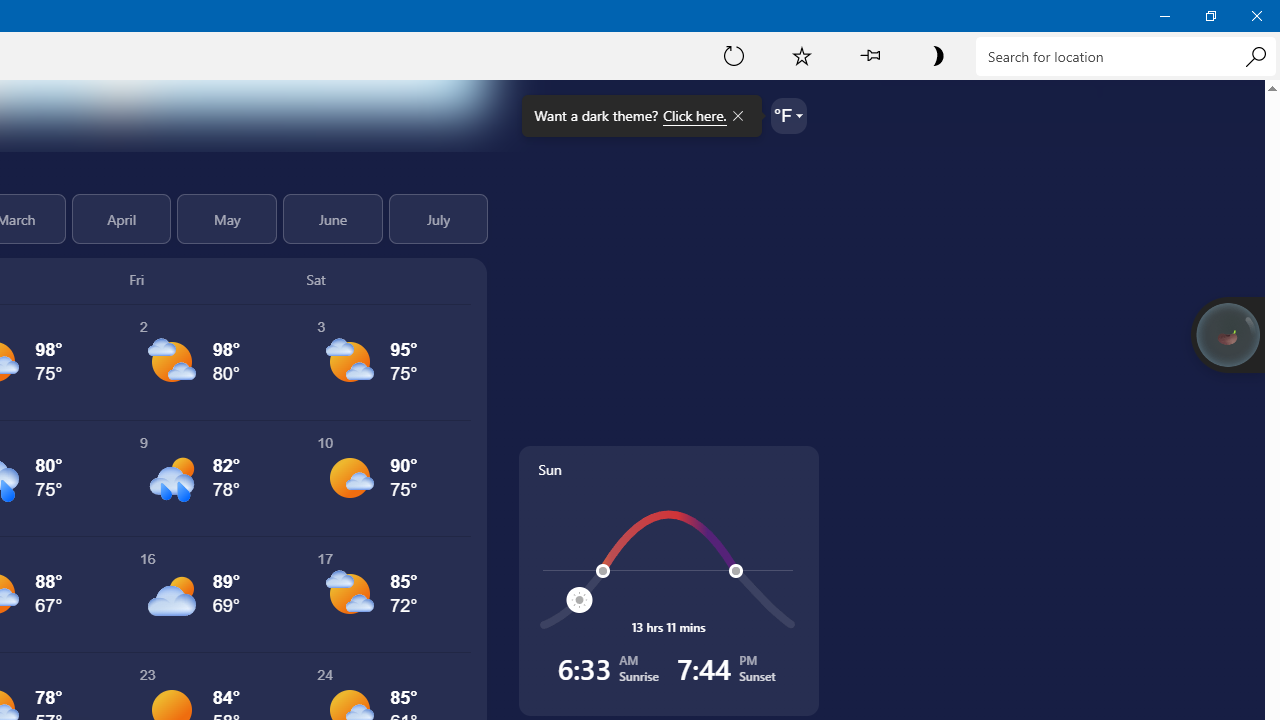 The image size is (1280, 720). Describe the element at coordinates (733, 54) in the screenshot. I see `'Refresh'` at that location.